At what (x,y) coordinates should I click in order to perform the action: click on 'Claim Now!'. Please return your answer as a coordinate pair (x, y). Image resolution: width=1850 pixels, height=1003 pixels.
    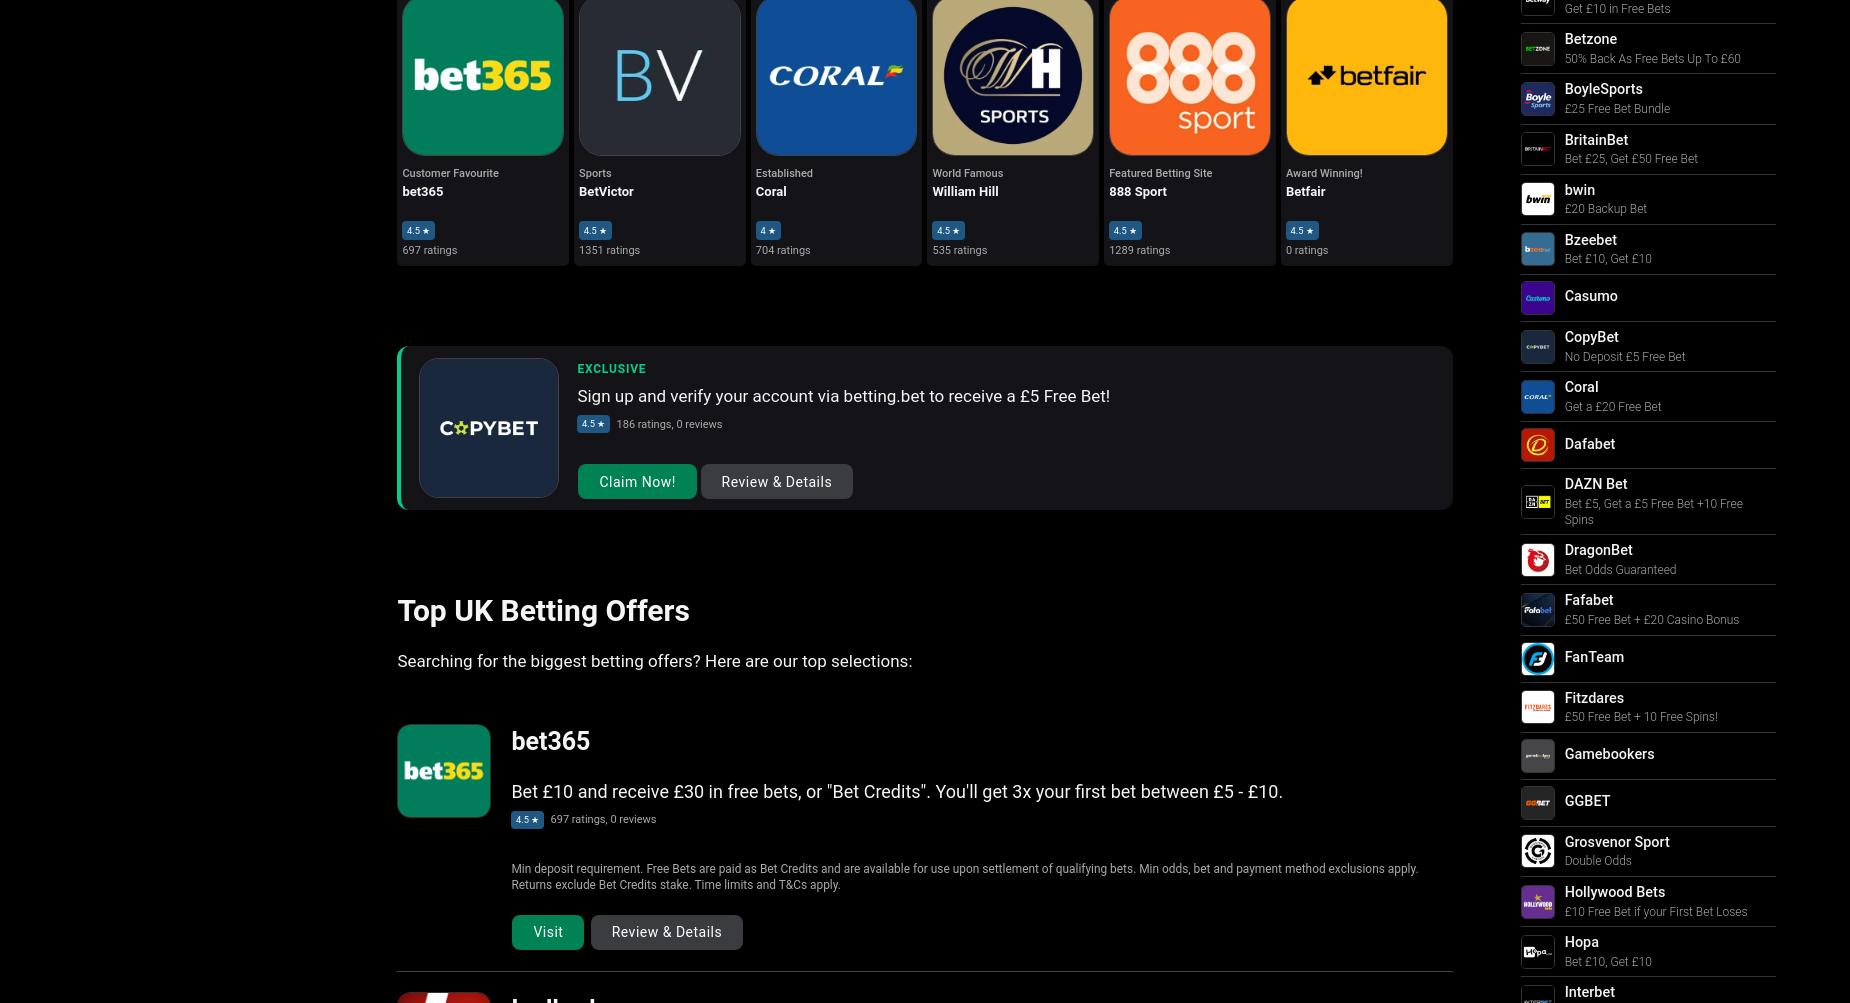
    Looking at the image, I should click on (636, 481).